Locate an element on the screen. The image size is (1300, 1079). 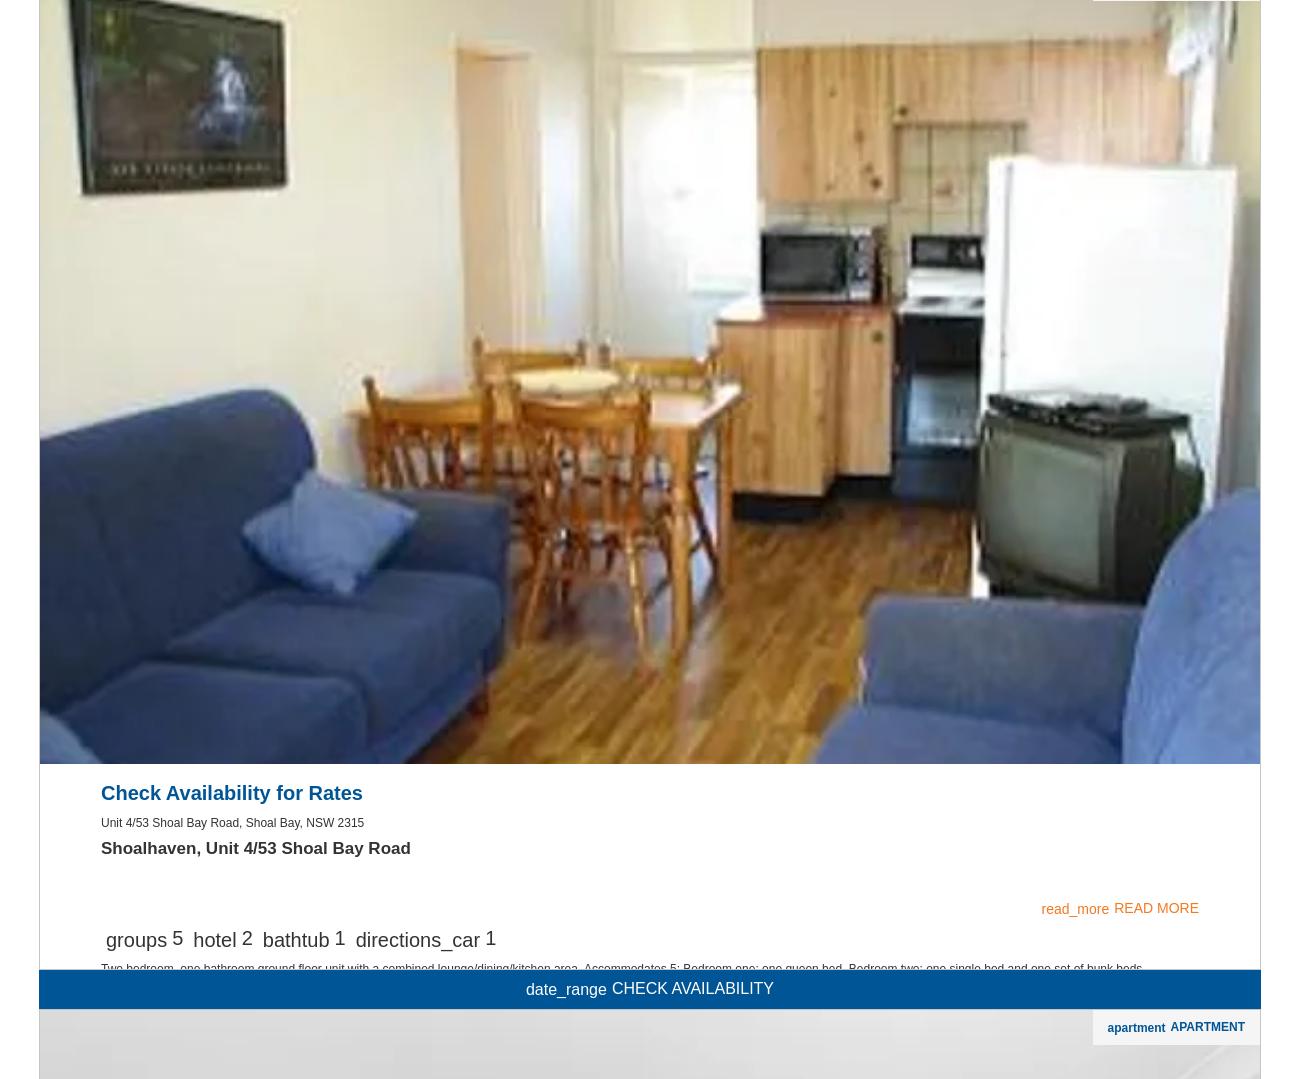
'House Features' is located at coordinates (191, 272).